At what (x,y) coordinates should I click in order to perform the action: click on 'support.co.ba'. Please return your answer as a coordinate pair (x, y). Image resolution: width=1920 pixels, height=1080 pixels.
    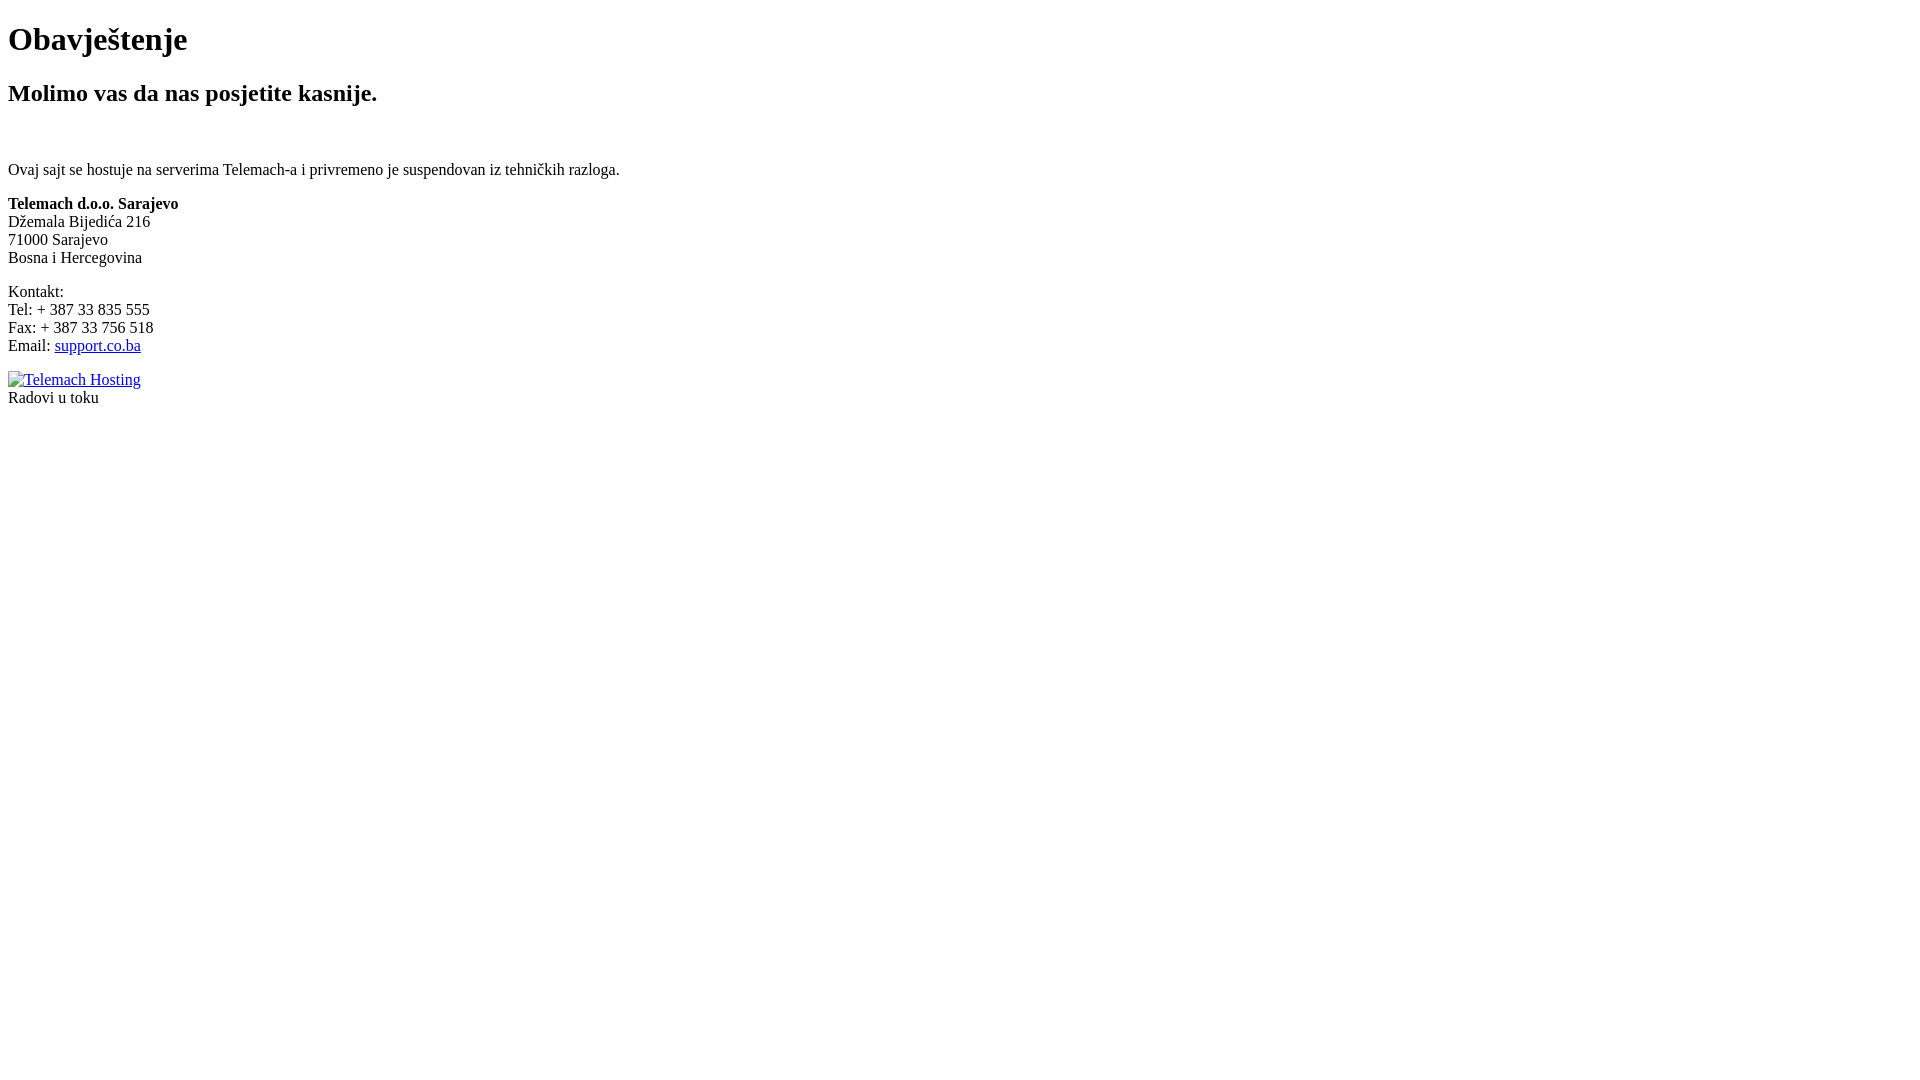
    Looking at the image, I should click on (96, 344).